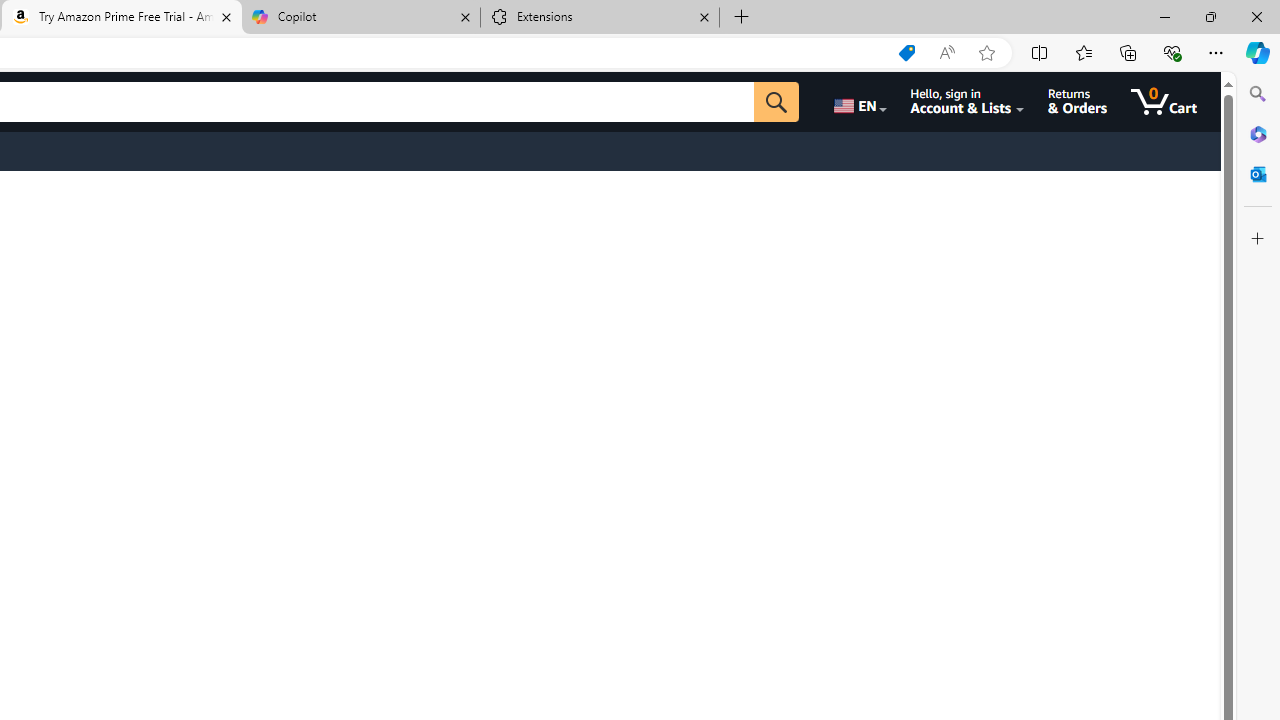  I want to click on 'Close Outlook pane', so click(1257, 173).